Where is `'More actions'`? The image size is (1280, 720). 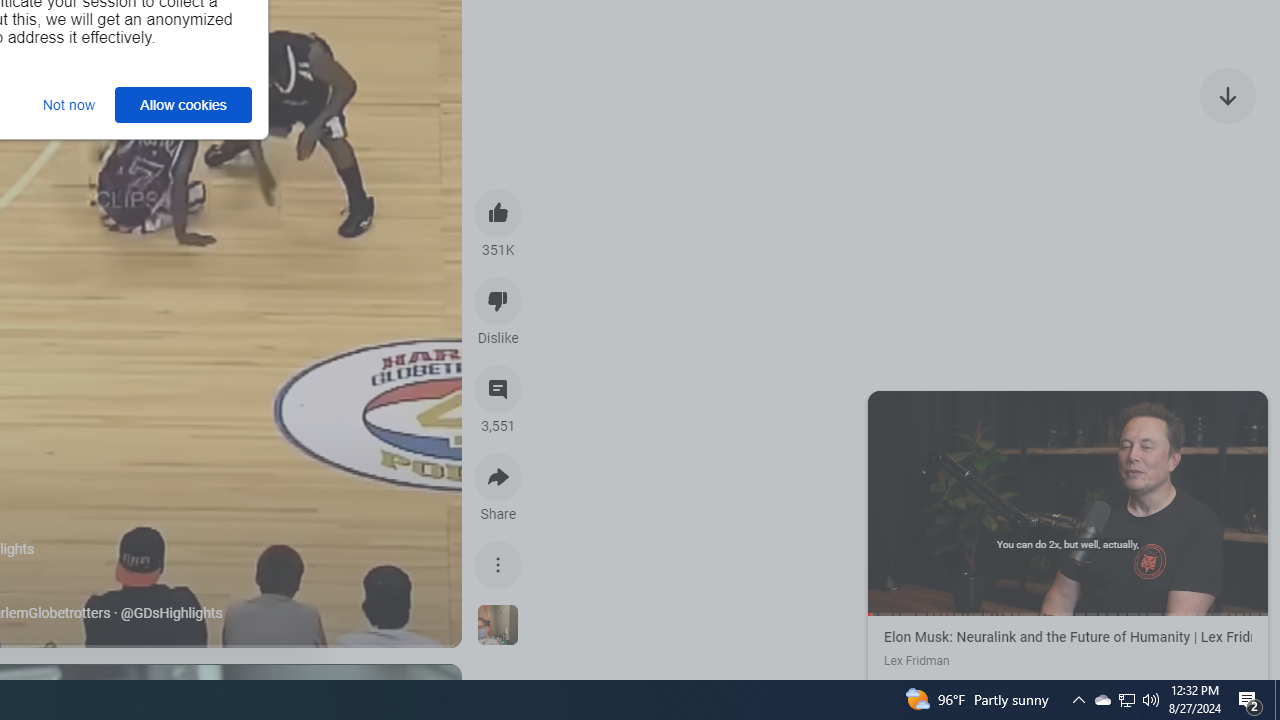 'More actions' is located at coordinates (498, 564).